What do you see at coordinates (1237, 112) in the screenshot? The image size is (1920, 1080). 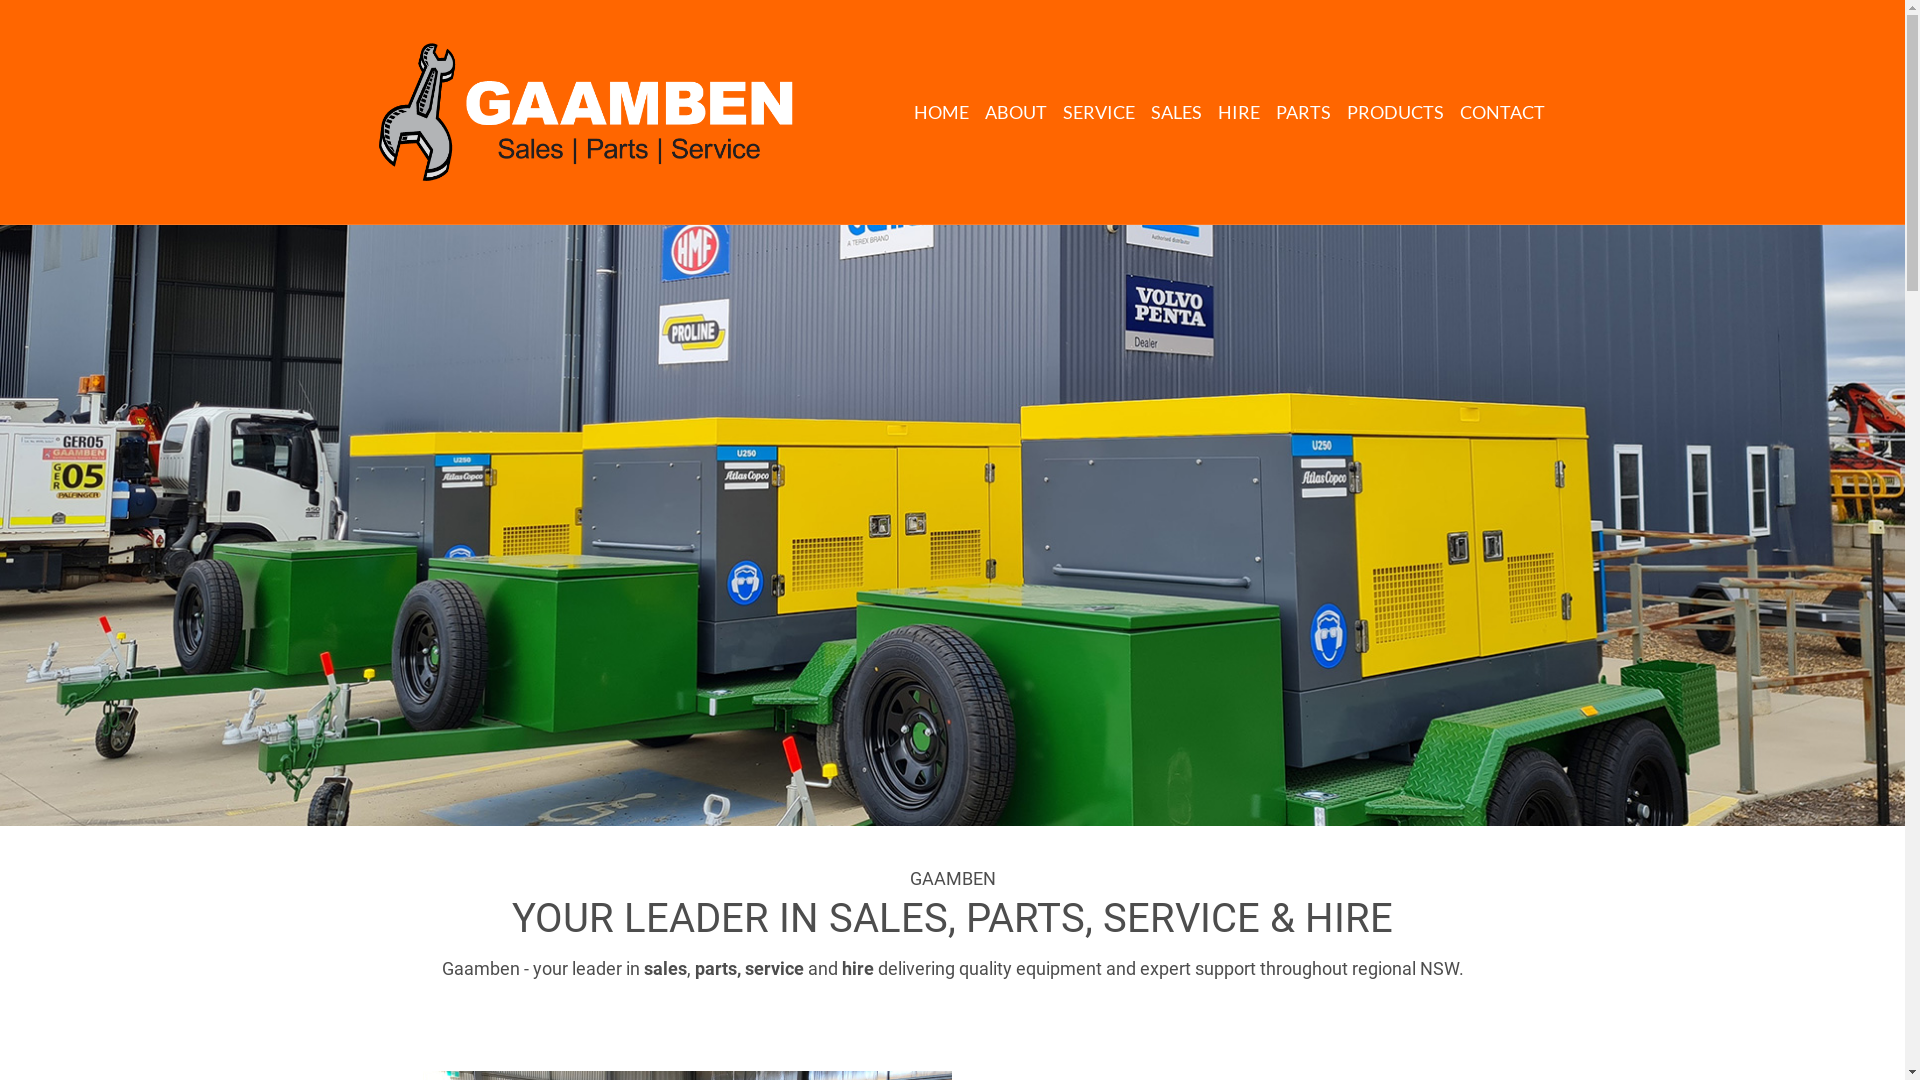 I see `'HIRE'` at bounding box center [1237, 112].